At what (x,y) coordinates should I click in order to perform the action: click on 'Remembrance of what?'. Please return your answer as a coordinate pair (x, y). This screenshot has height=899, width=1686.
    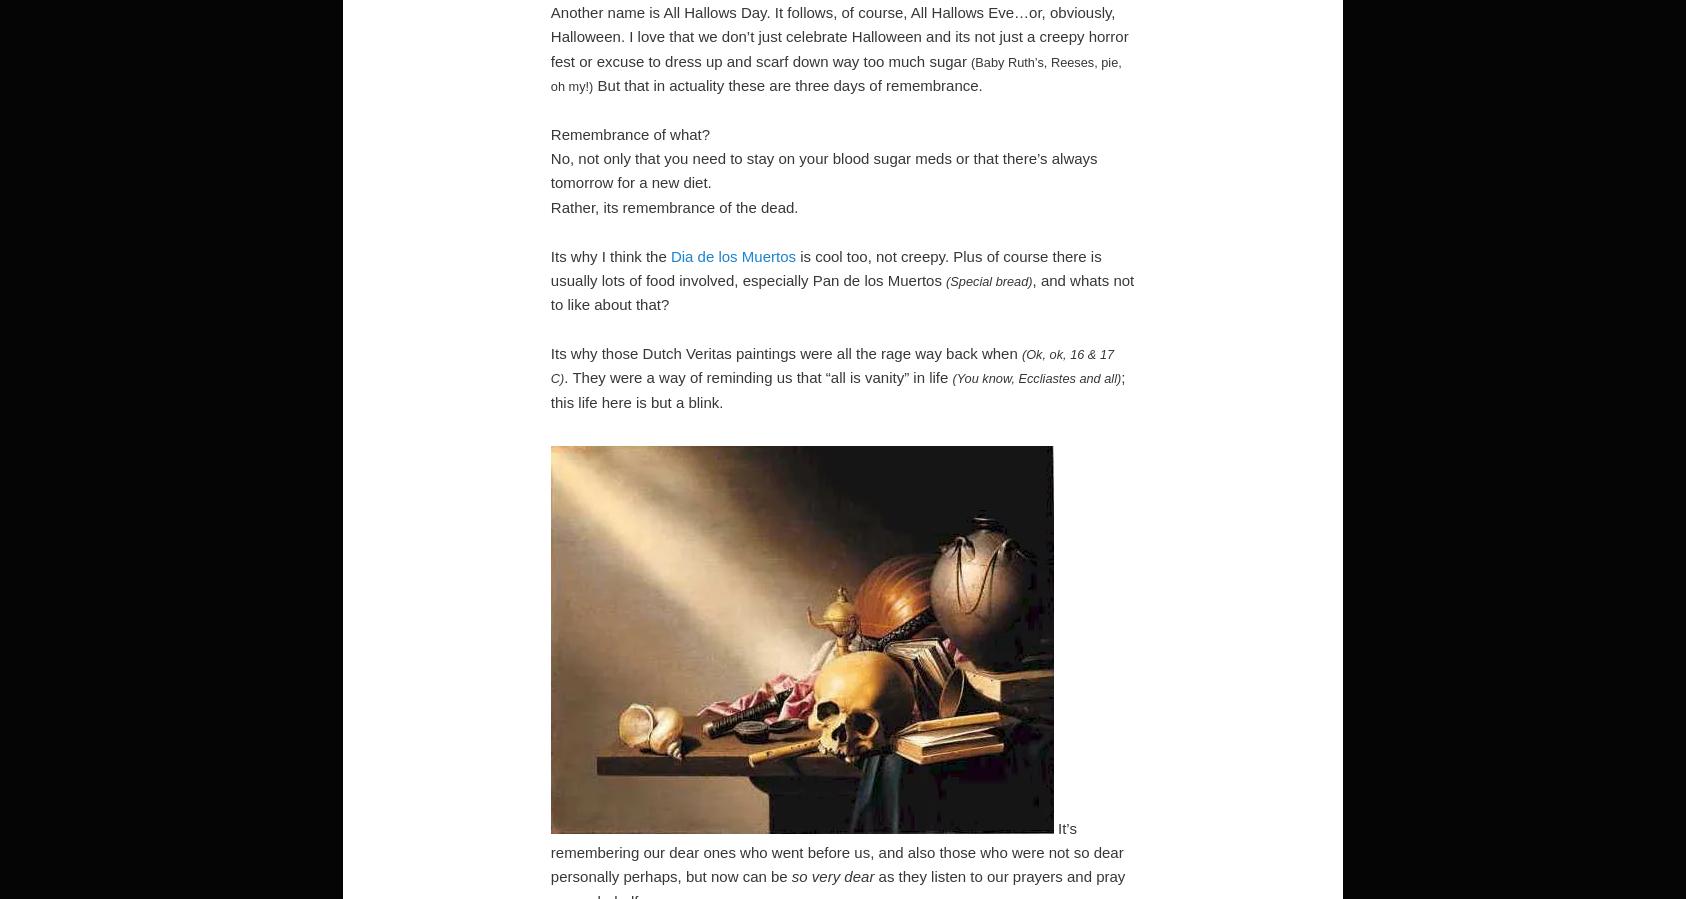
    Looking at the image, I should click on (629, 132).